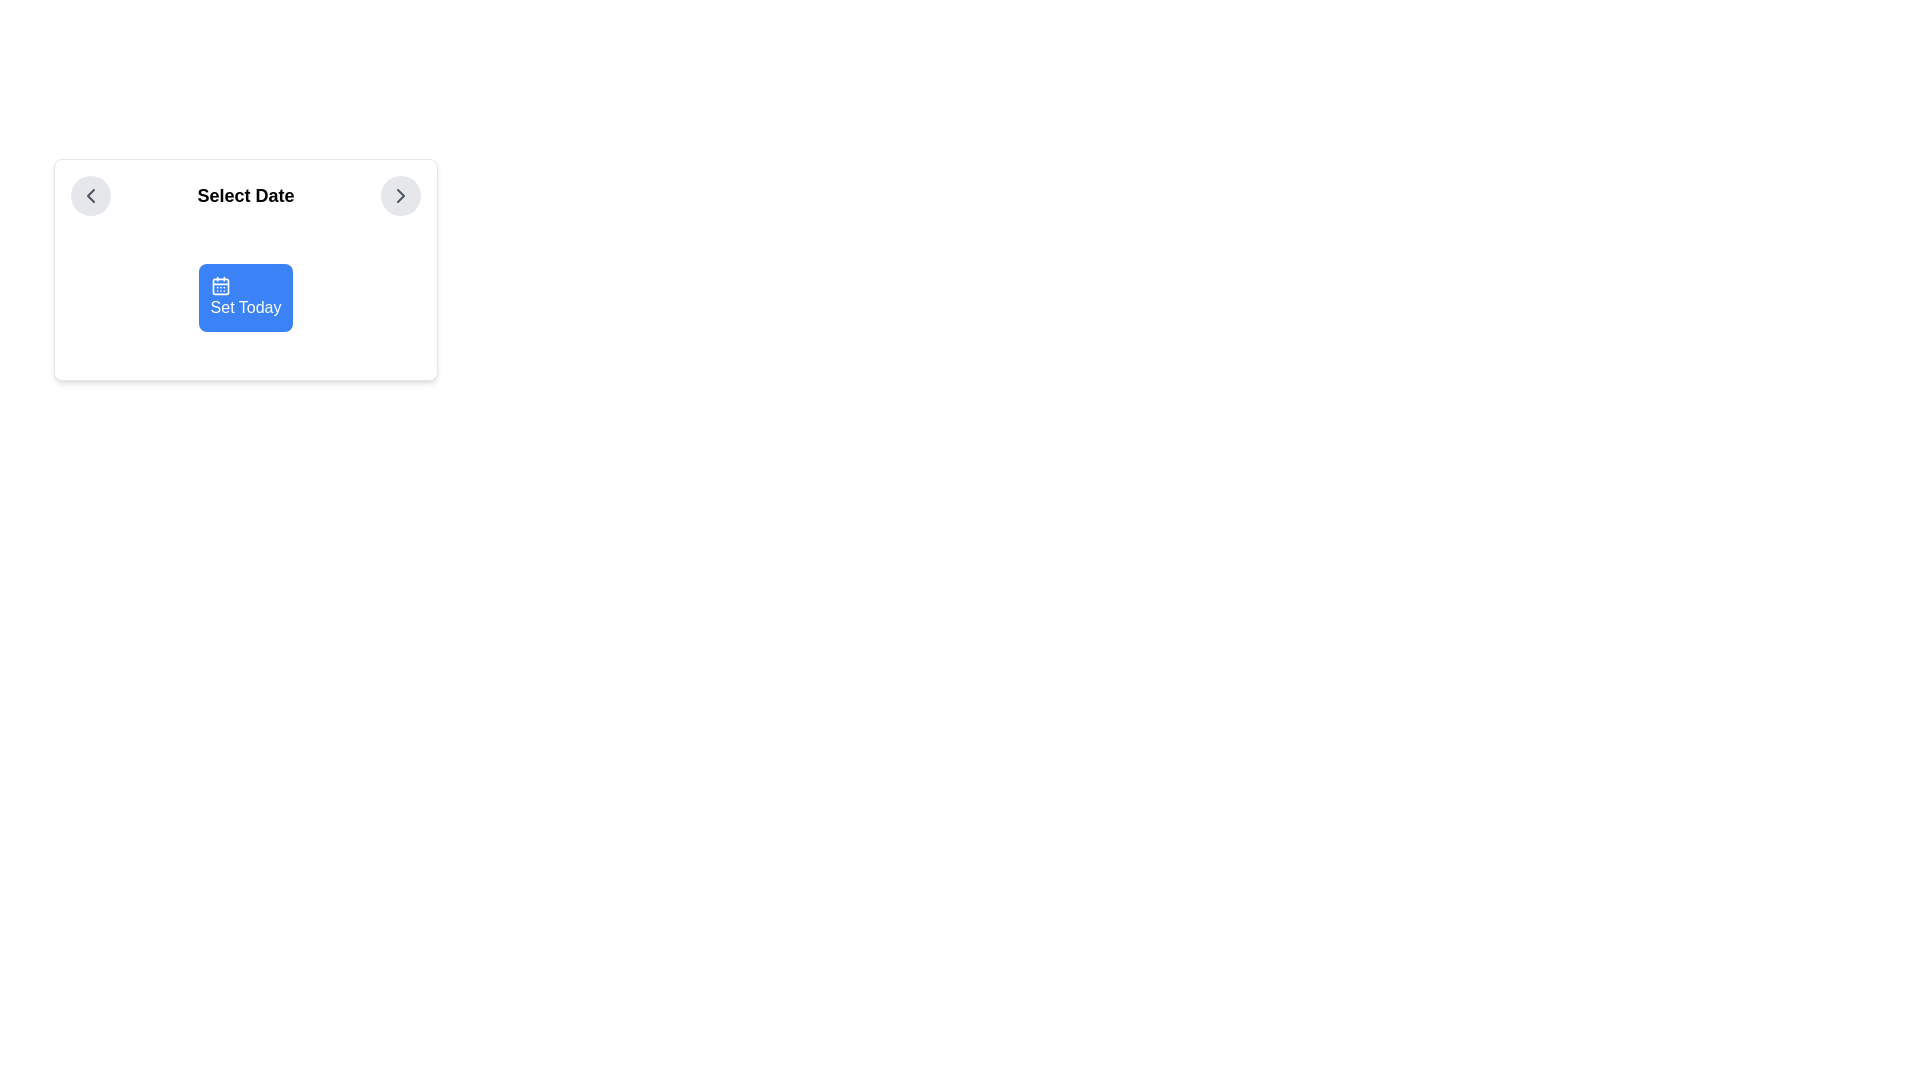 The height and width of the screenshot is (1080, 1920). What do you see at coordinates (400, 196) in the screenshot?
I see `the navigation button on the far right side of the header section, which is used for moving to the next date or page` at bounding box center [400, 196].